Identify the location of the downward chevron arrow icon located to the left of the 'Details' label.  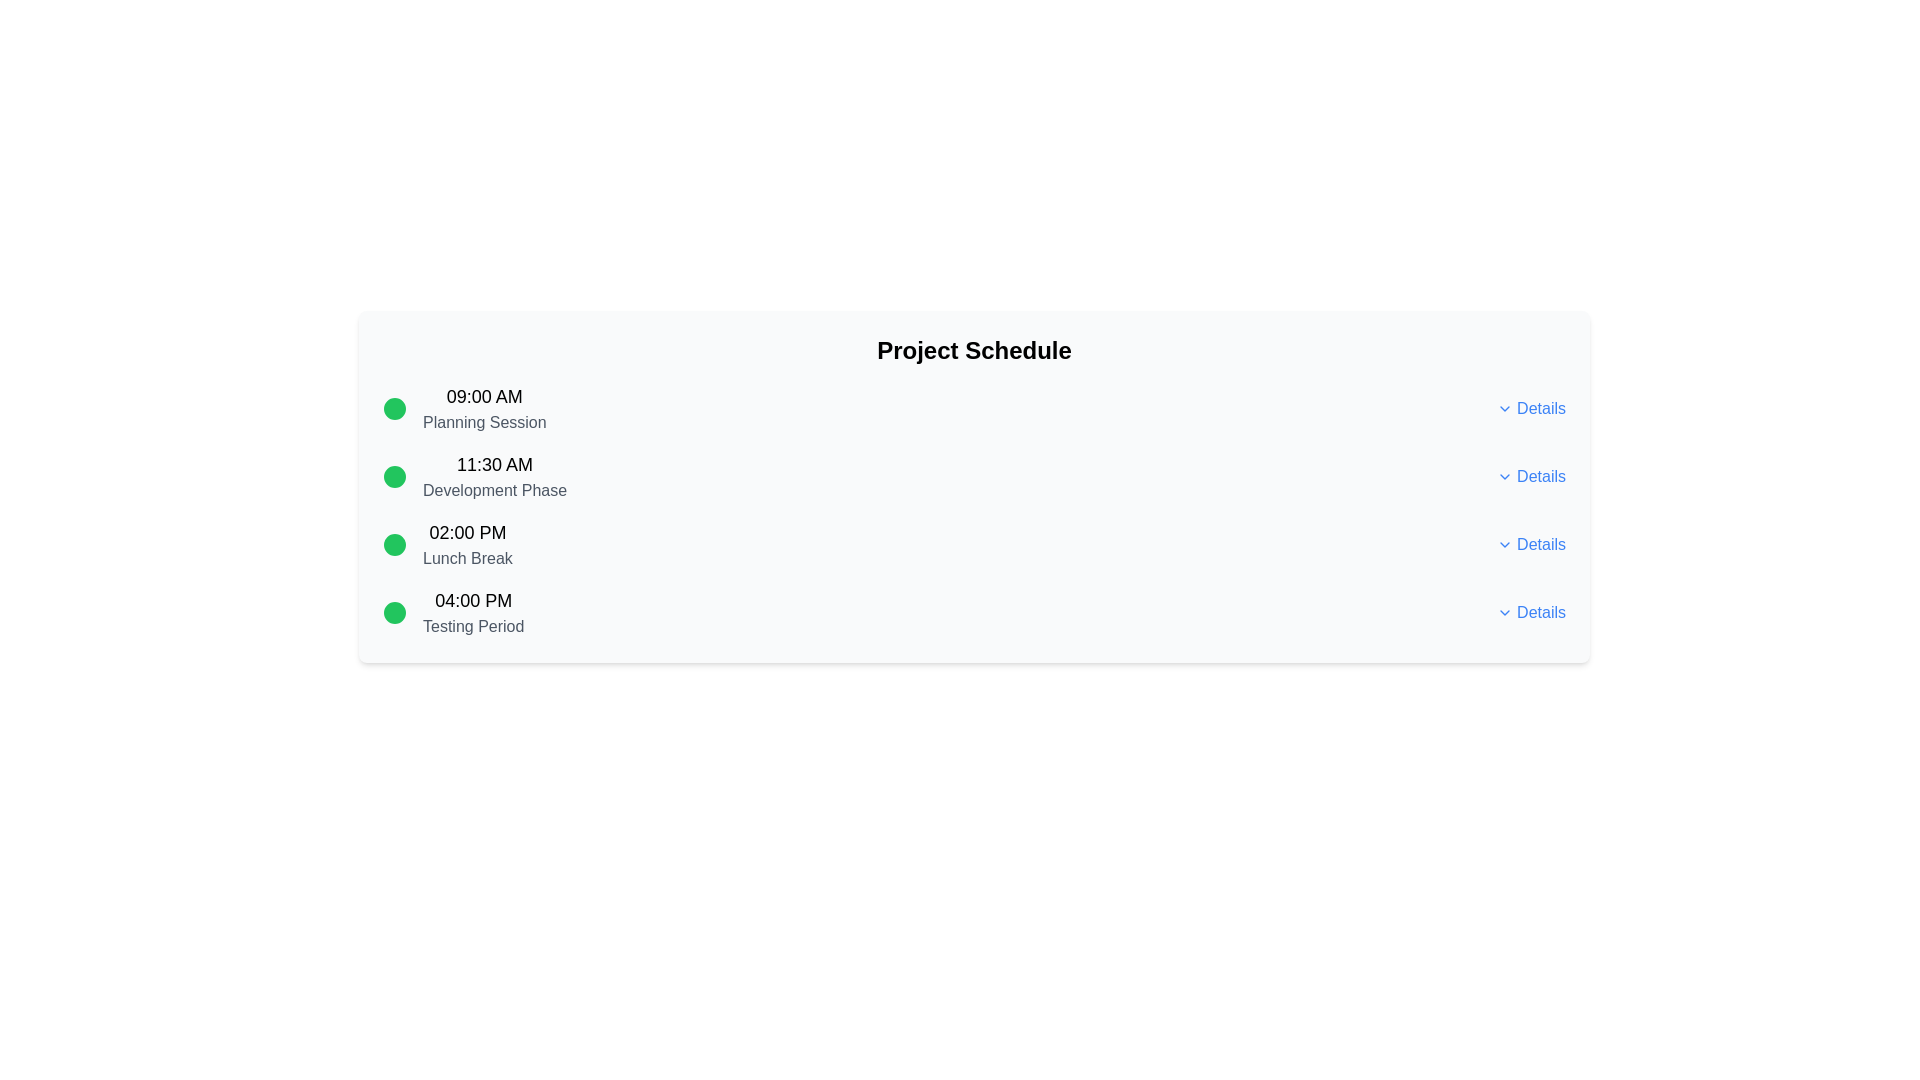
(1505, 477).